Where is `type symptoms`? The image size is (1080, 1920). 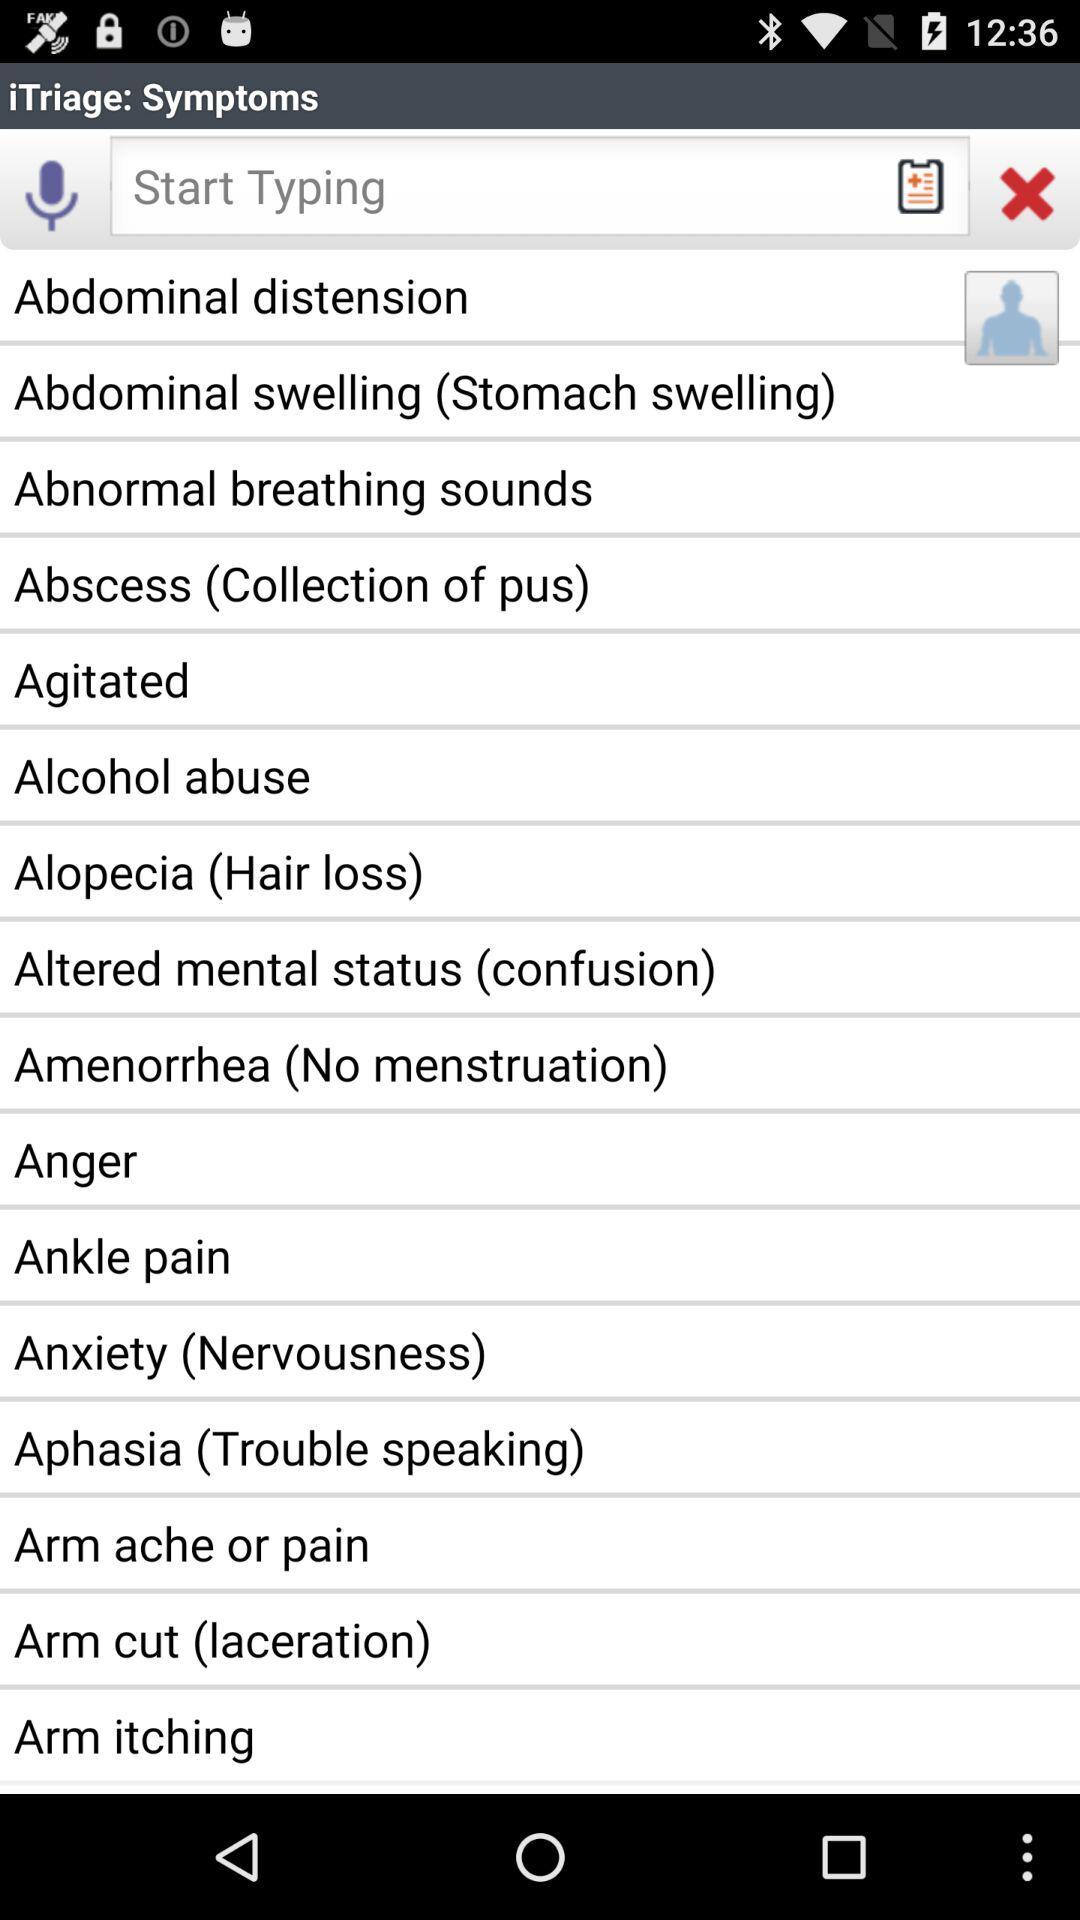
type symptoms is located at coordinates (540, 192).